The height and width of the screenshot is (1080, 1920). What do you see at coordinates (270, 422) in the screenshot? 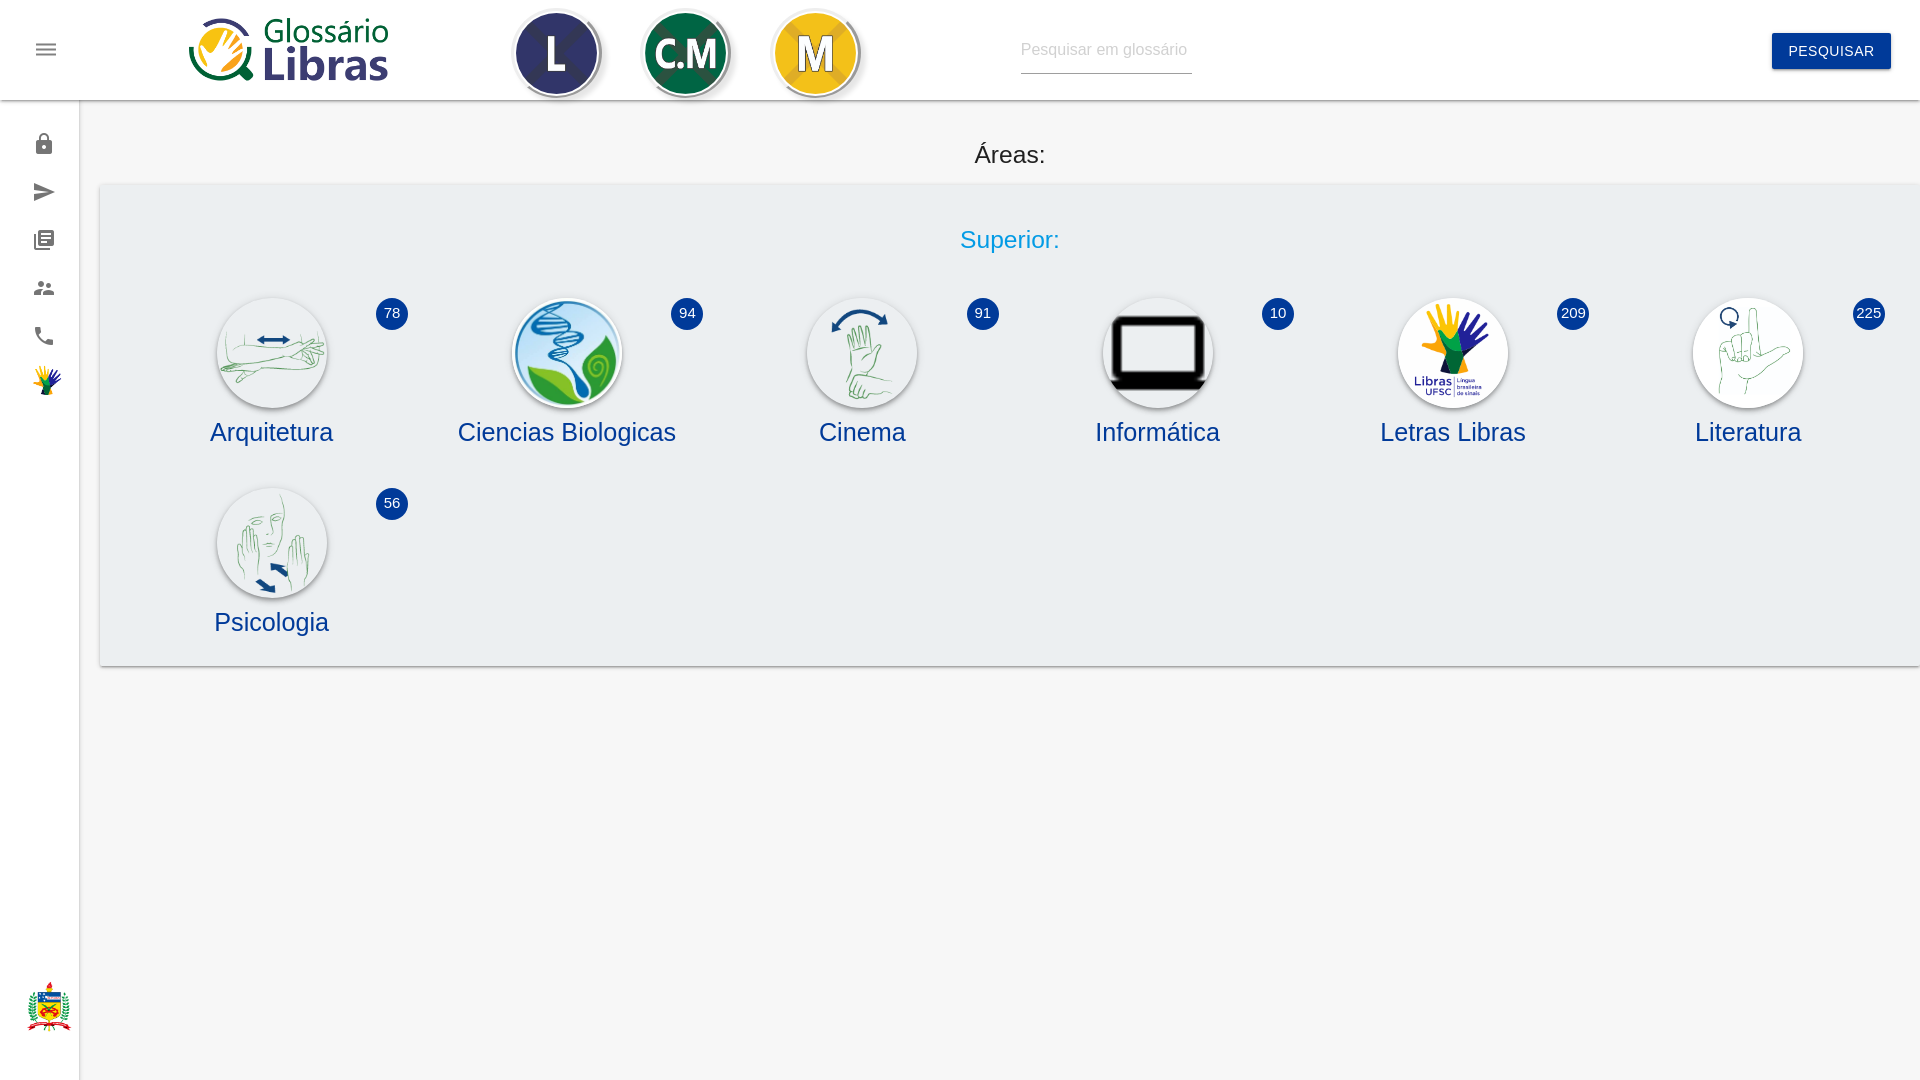
I see `'78` at bounding box center [270, 422].